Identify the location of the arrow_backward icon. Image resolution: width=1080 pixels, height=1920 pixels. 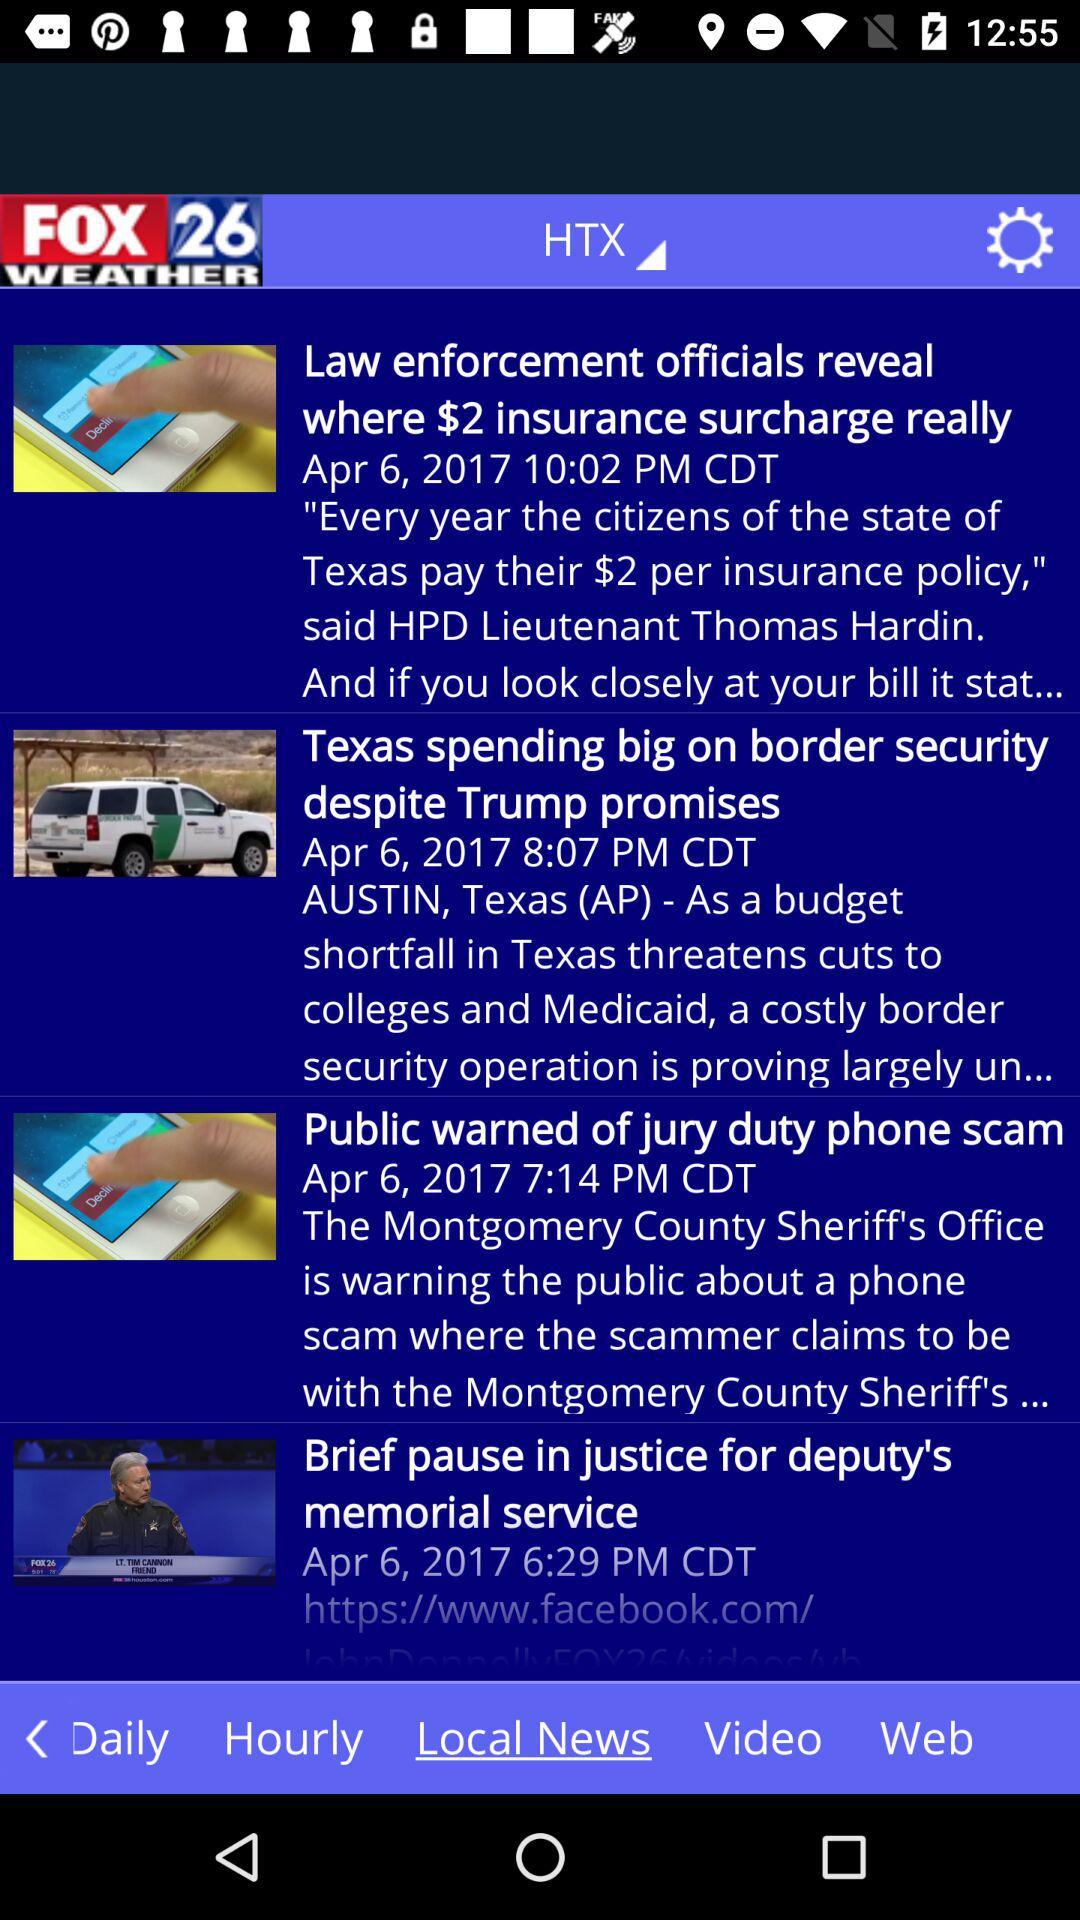
(36, 1737).